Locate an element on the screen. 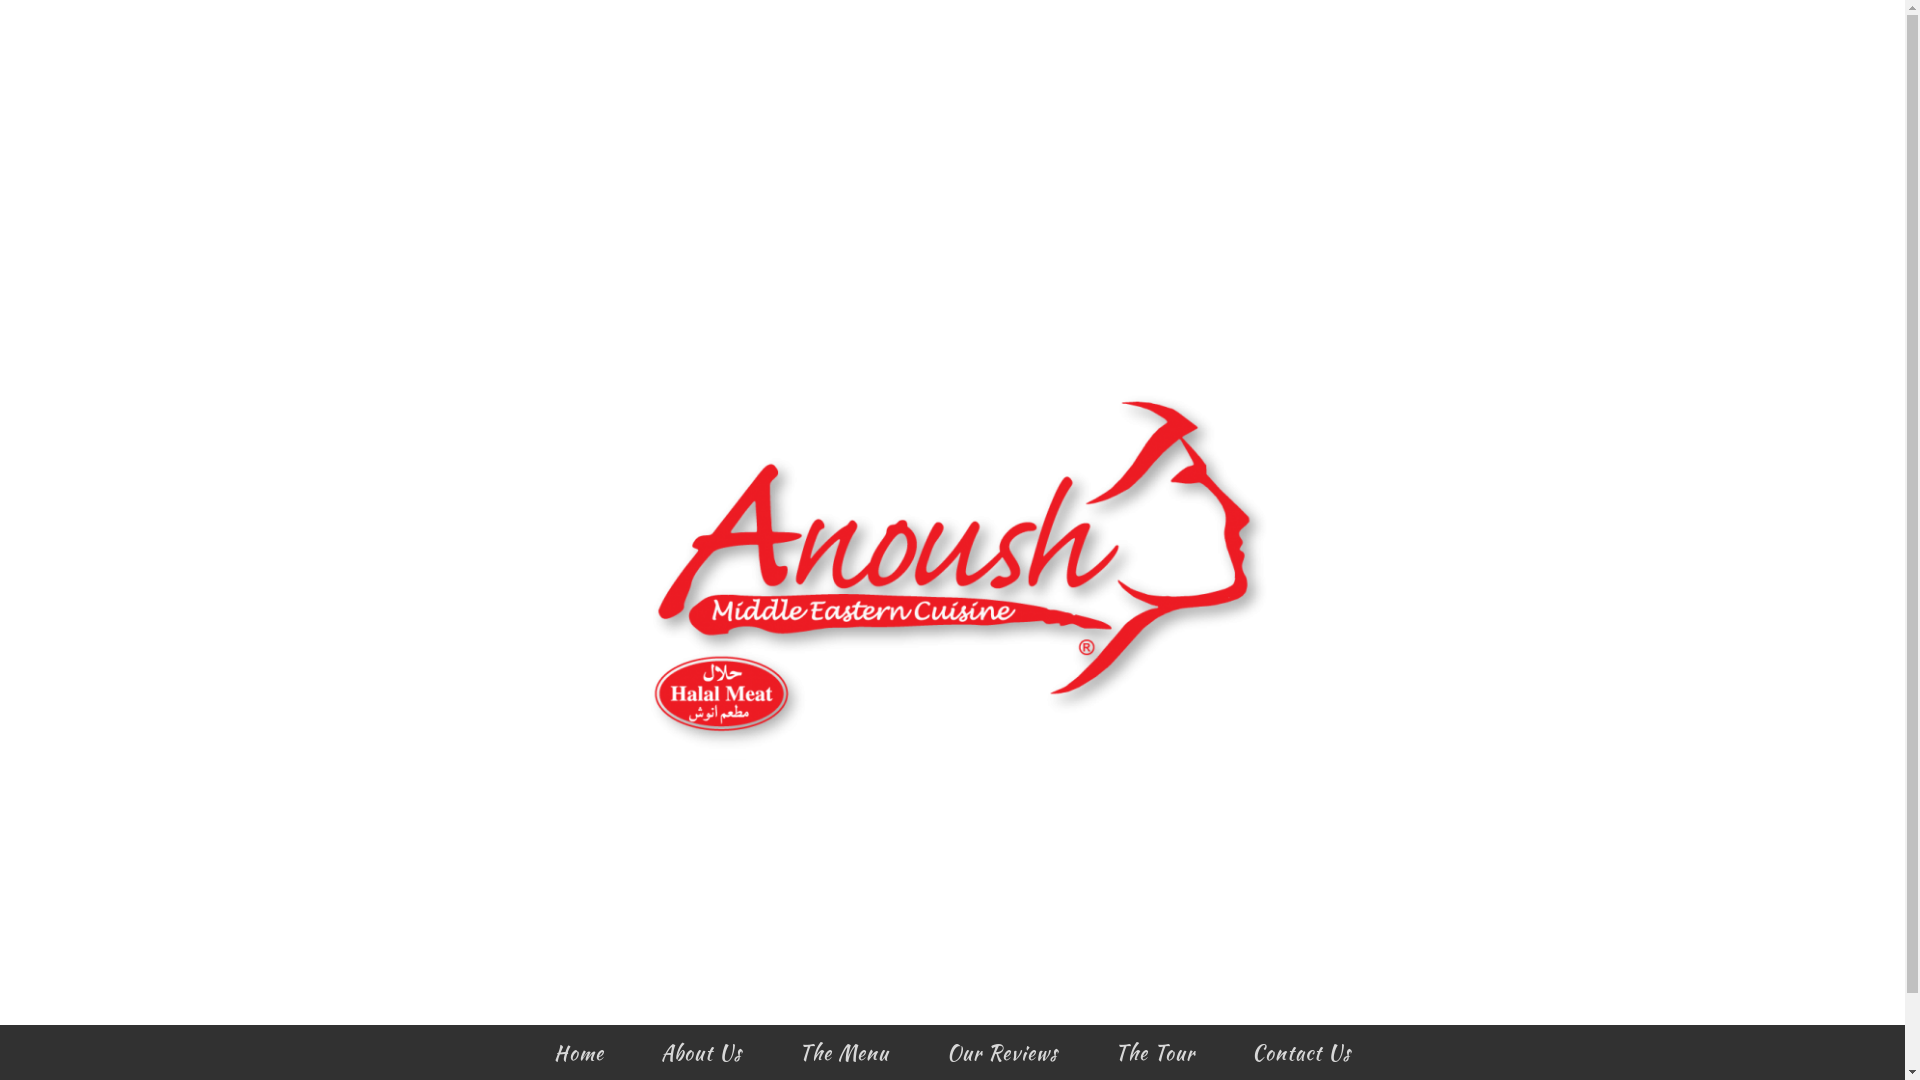  'The Menu' is located at coordinates (844, 1054).